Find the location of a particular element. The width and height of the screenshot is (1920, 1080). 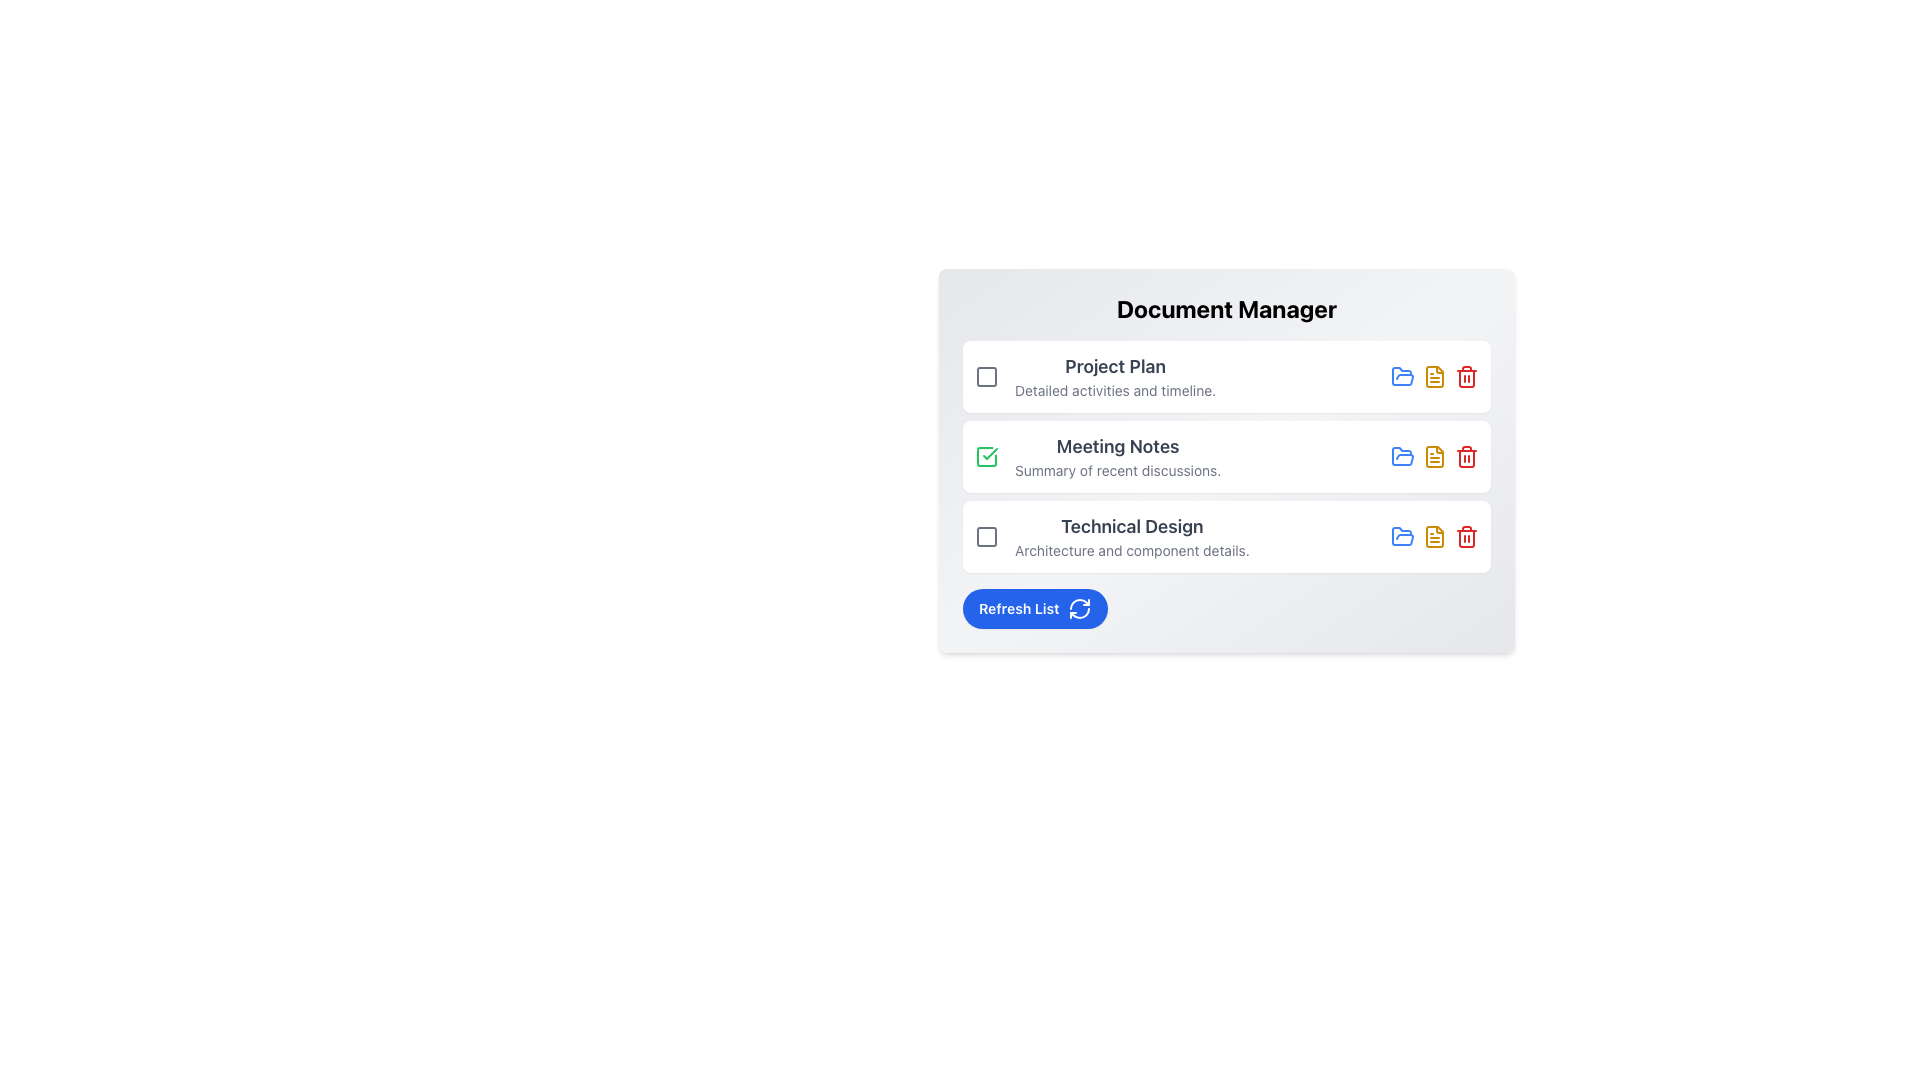

the yellow file icon that serves as an action button for viewing or editing the 'Meeting Notes' document in the Document Manager list is located at coordinates (1434, 456).